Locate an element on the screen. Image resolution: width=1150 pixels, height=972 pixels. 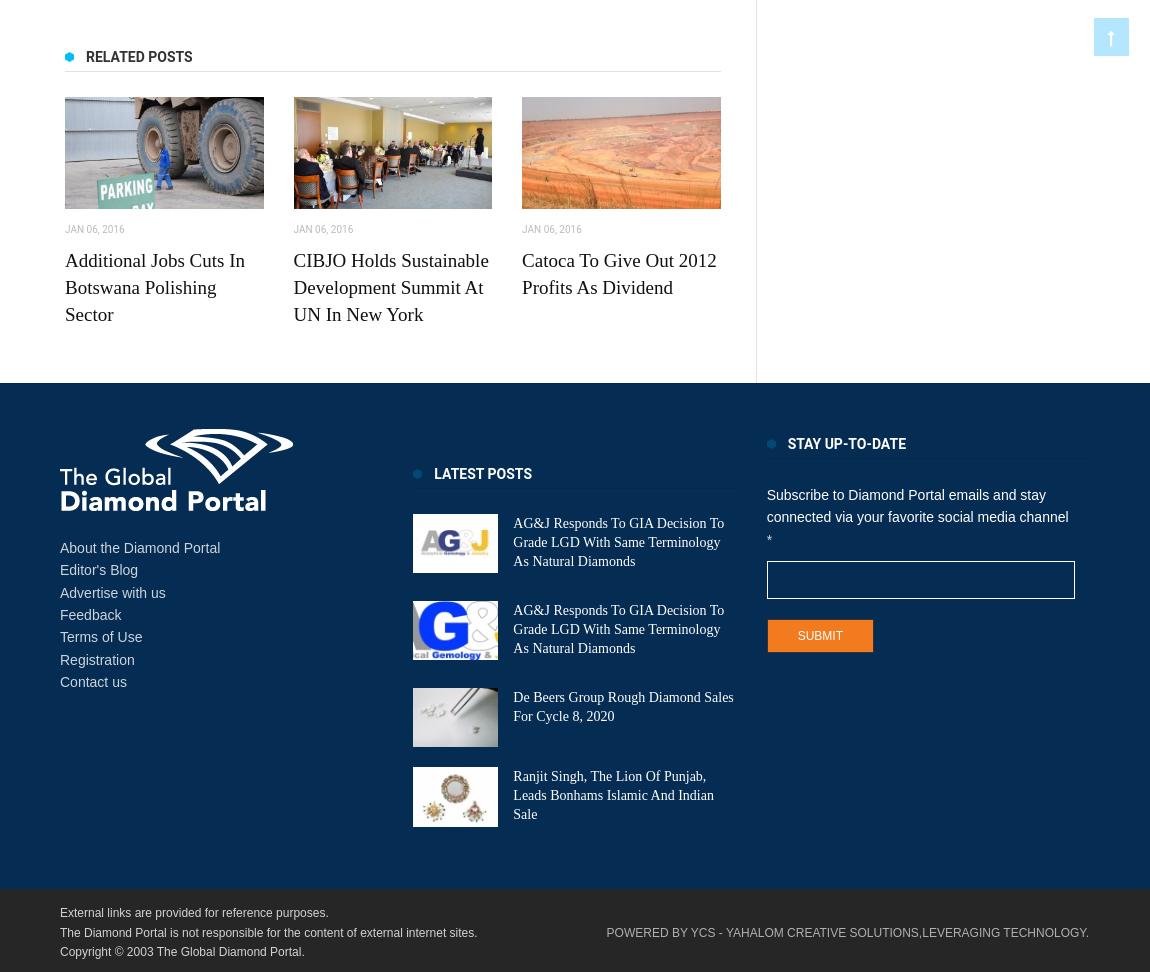
'Terms of Use' is located at coordinates (59, 636).